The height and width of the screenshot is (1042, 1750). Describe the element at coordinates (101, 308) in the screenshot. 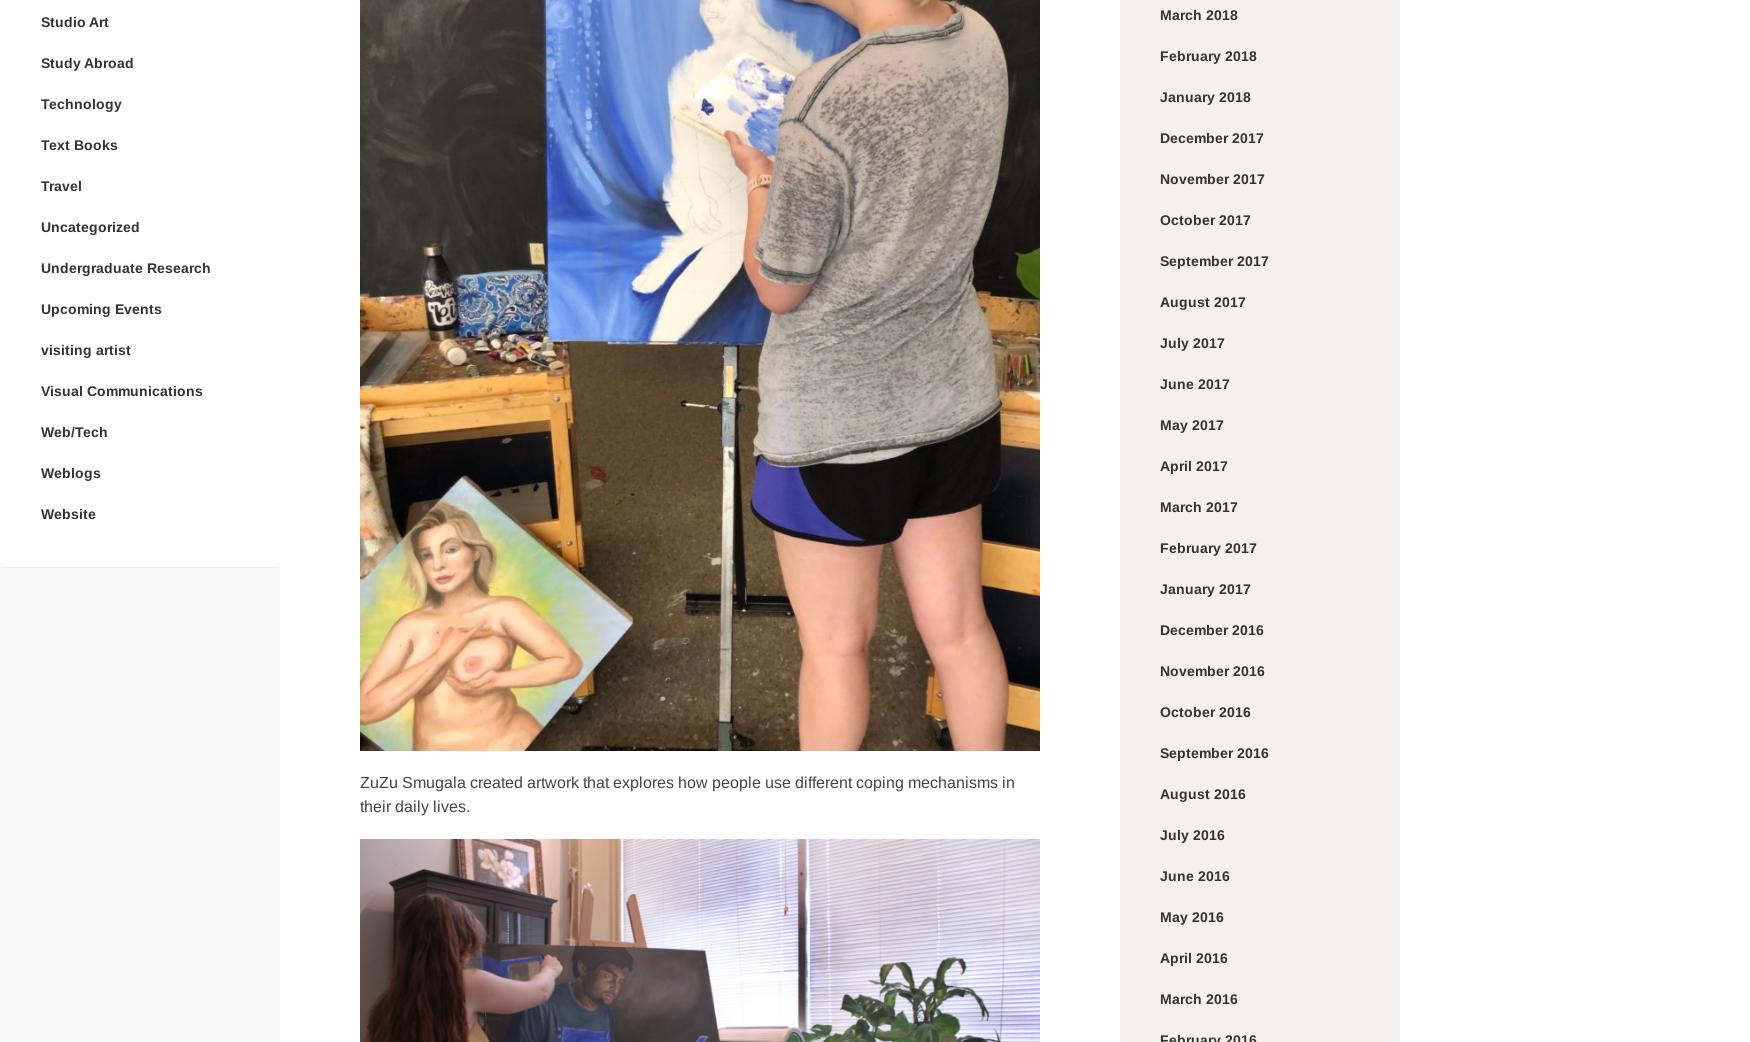

I see `'Upcoming Events'` at that location.